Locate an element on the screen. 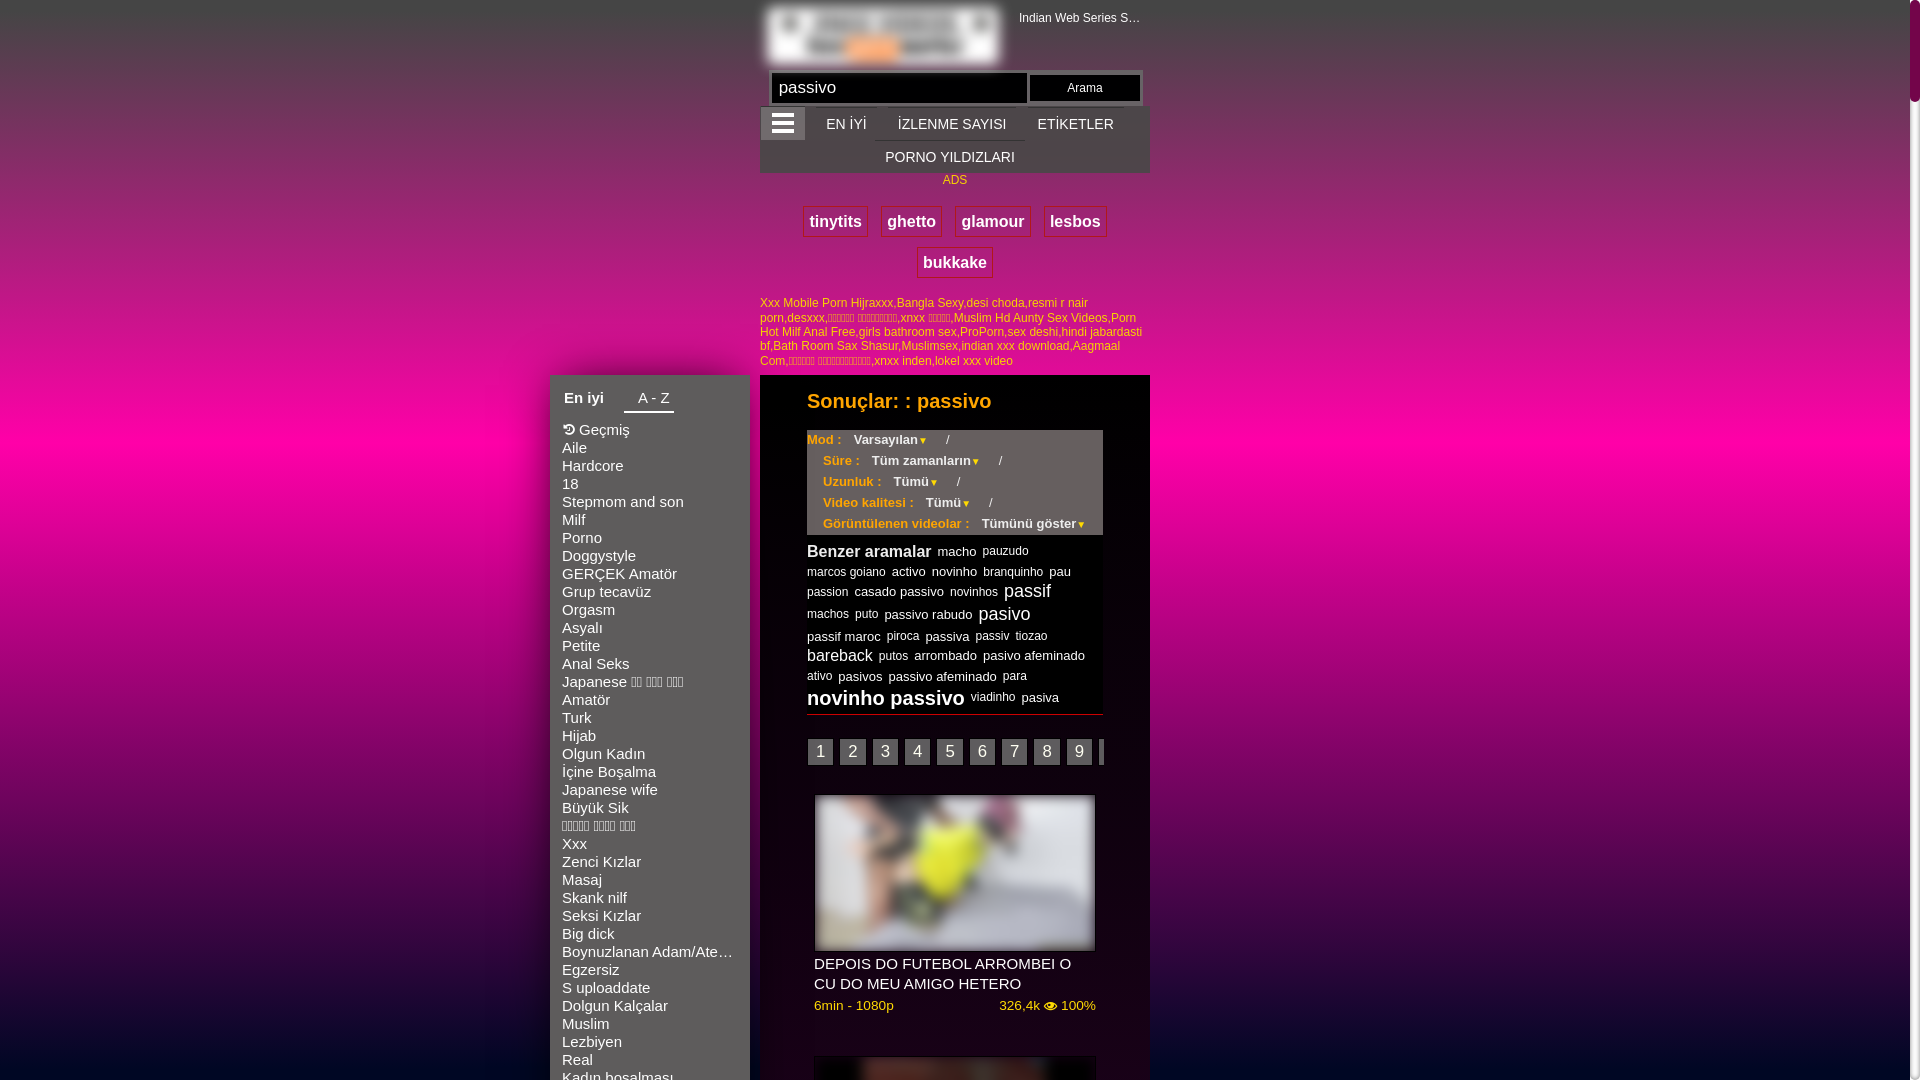 This screenshot has width=1920, height=1080. 'Turk' is located at coordinates (649, 716).